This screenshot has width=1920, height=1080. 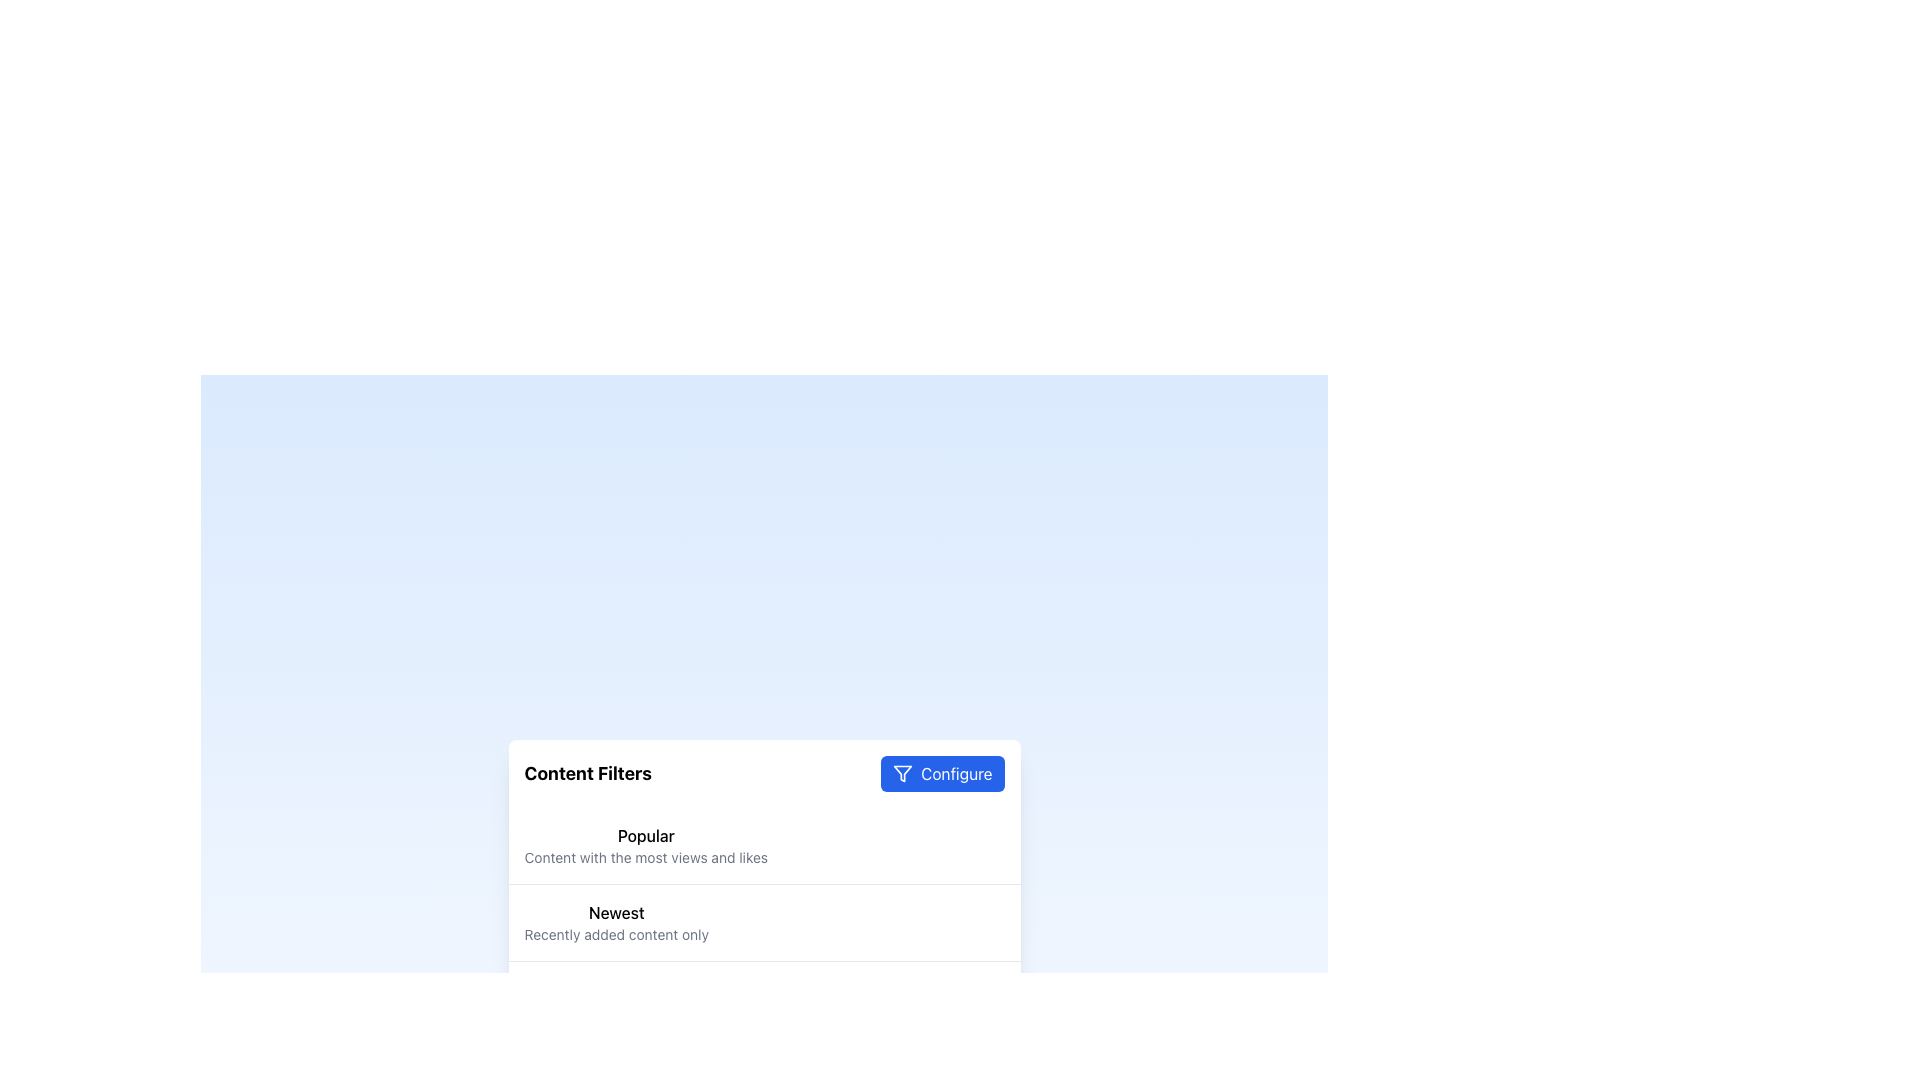 What do you see at coordinates (615, 913) in the screenshot?
I see `the Text Label that introduces the associated description text for the Content Filters, located in the central-right section of the interface, under the 'Popular' section` at bounding box center [615, 913].